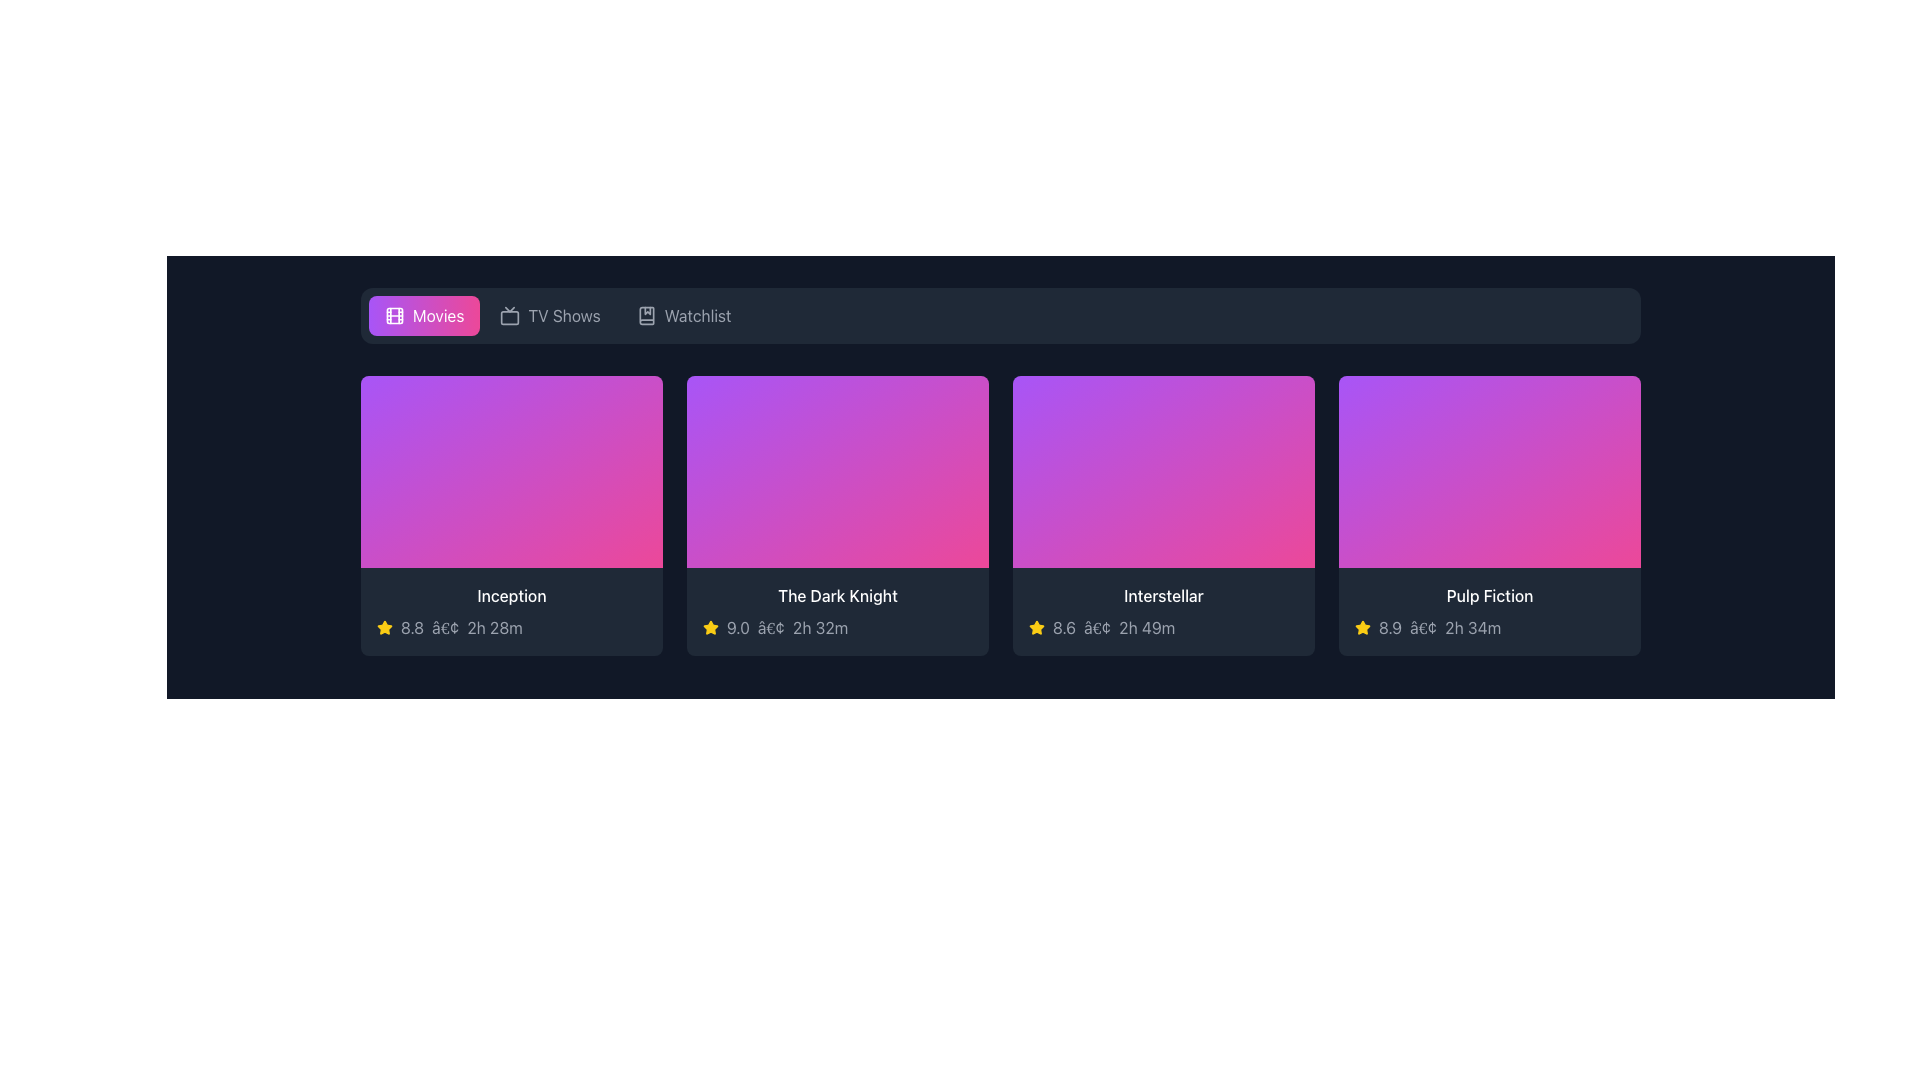 The height and width of the screenshot is (1080, 1920). I want to click on the Decorative background area of the 'Pulp Fiction' movie card, located in the top section of the fourth card in the horizontal list of movie cards, so click(1489, 471).